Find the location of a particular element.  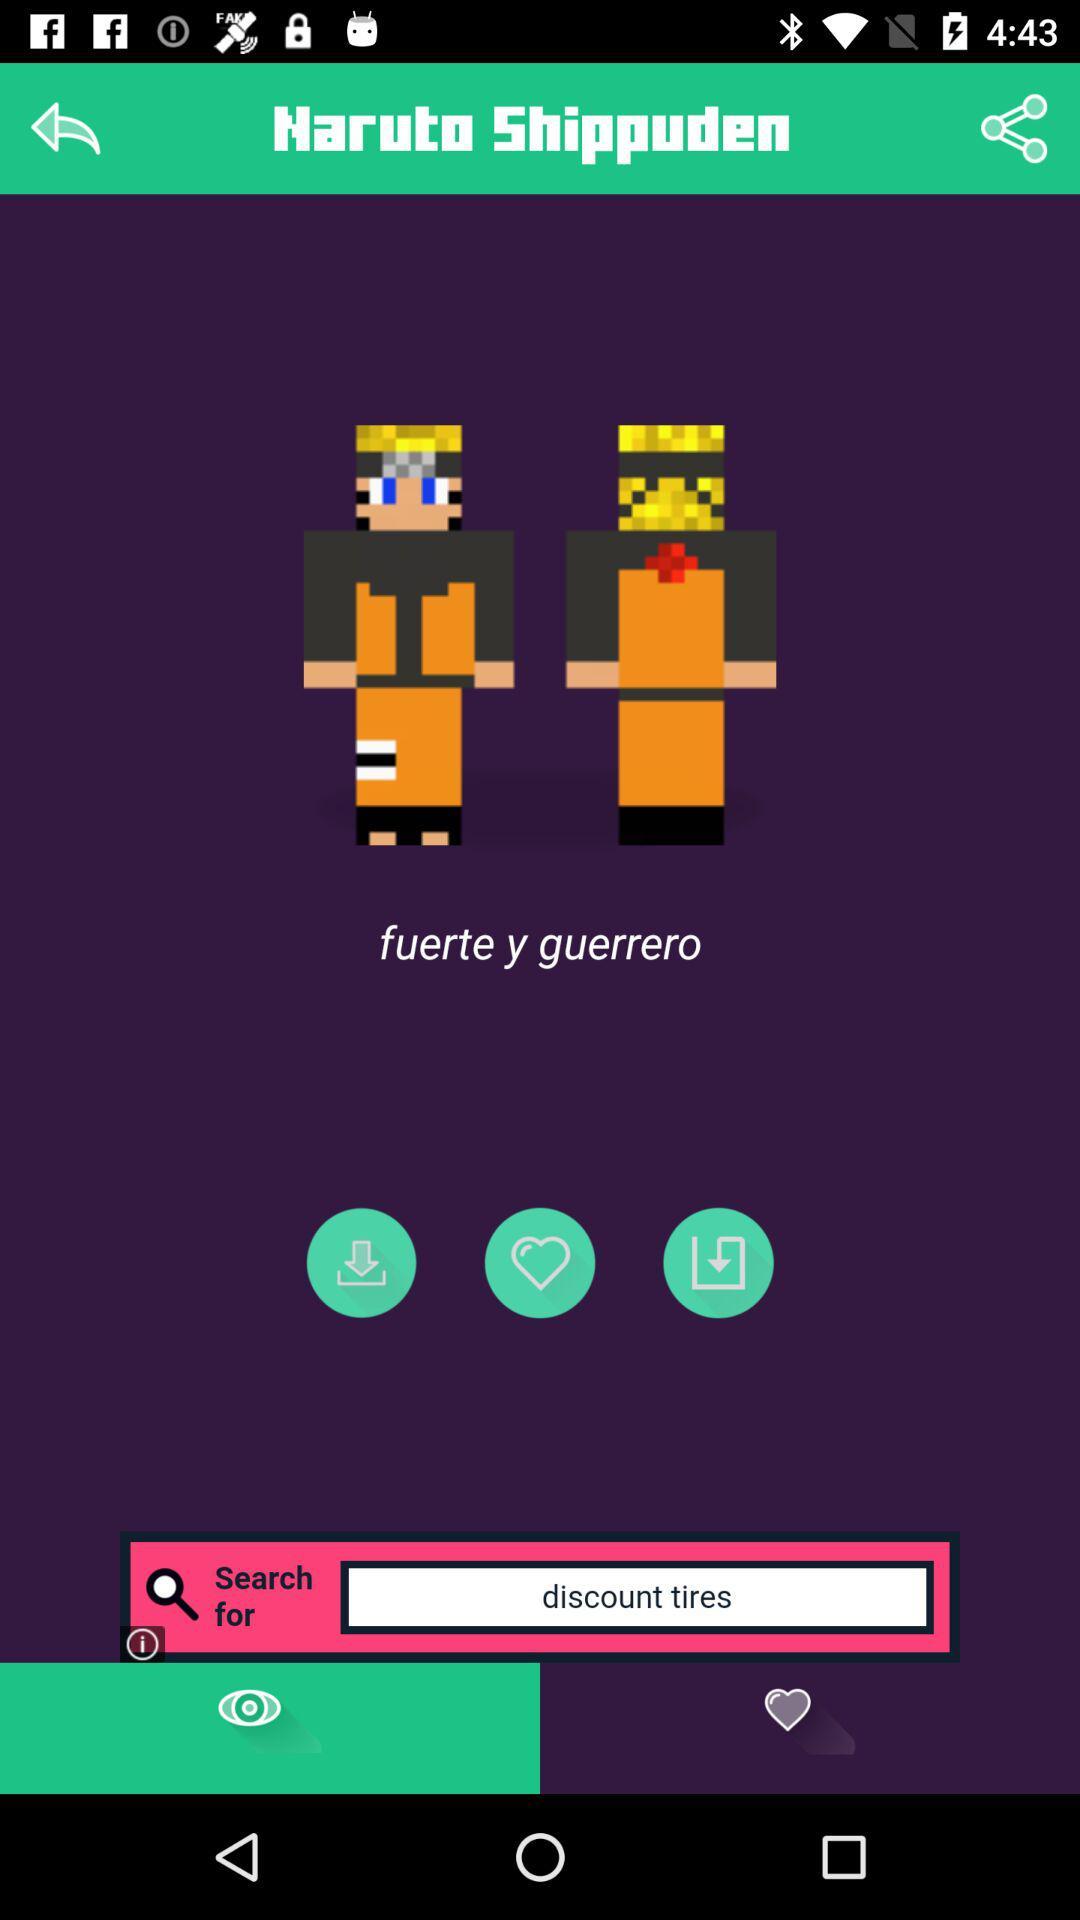

the file_download icon is located at coordinates (361, 1261).